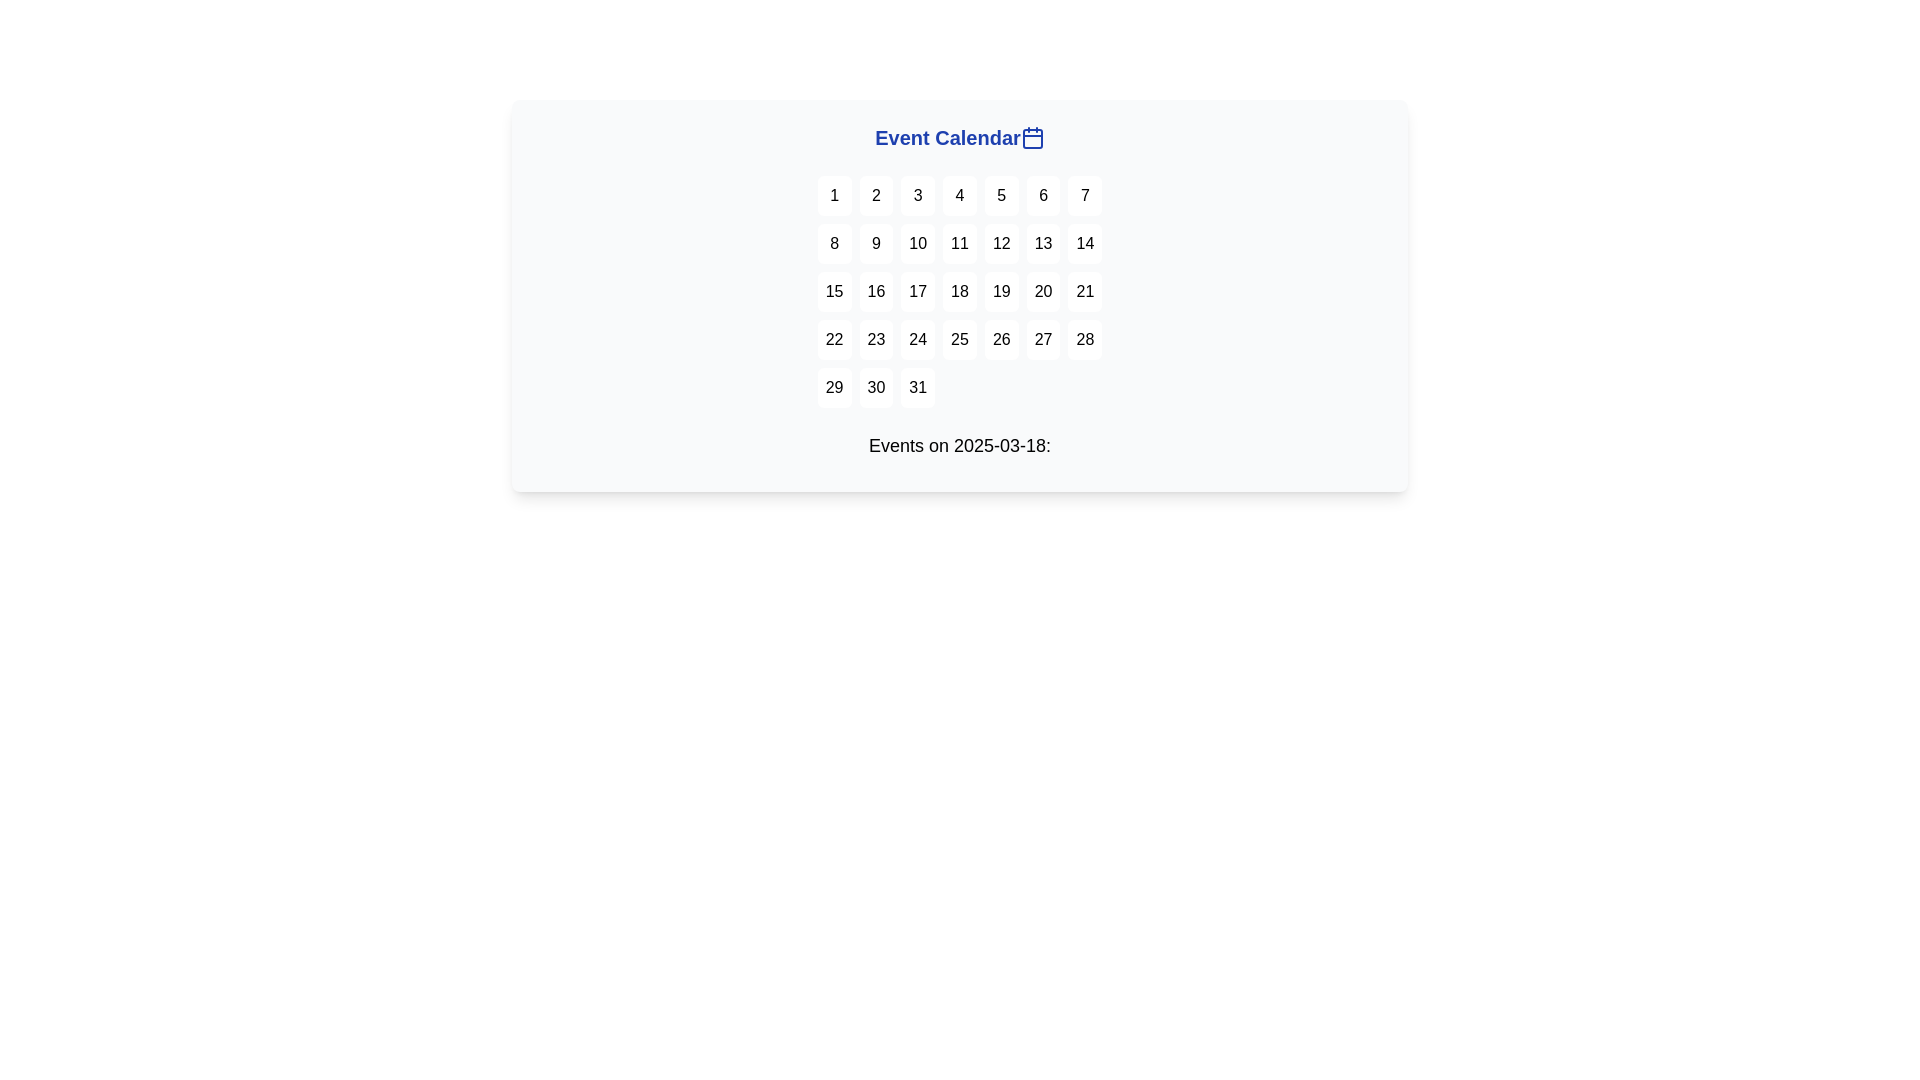 This screenshot has height=1080, width=1920. Describe the element at coordinates (917, 242) in the screenshot. I see `the day 10 button in the Event Calendar for keyboard interaction` at that location.